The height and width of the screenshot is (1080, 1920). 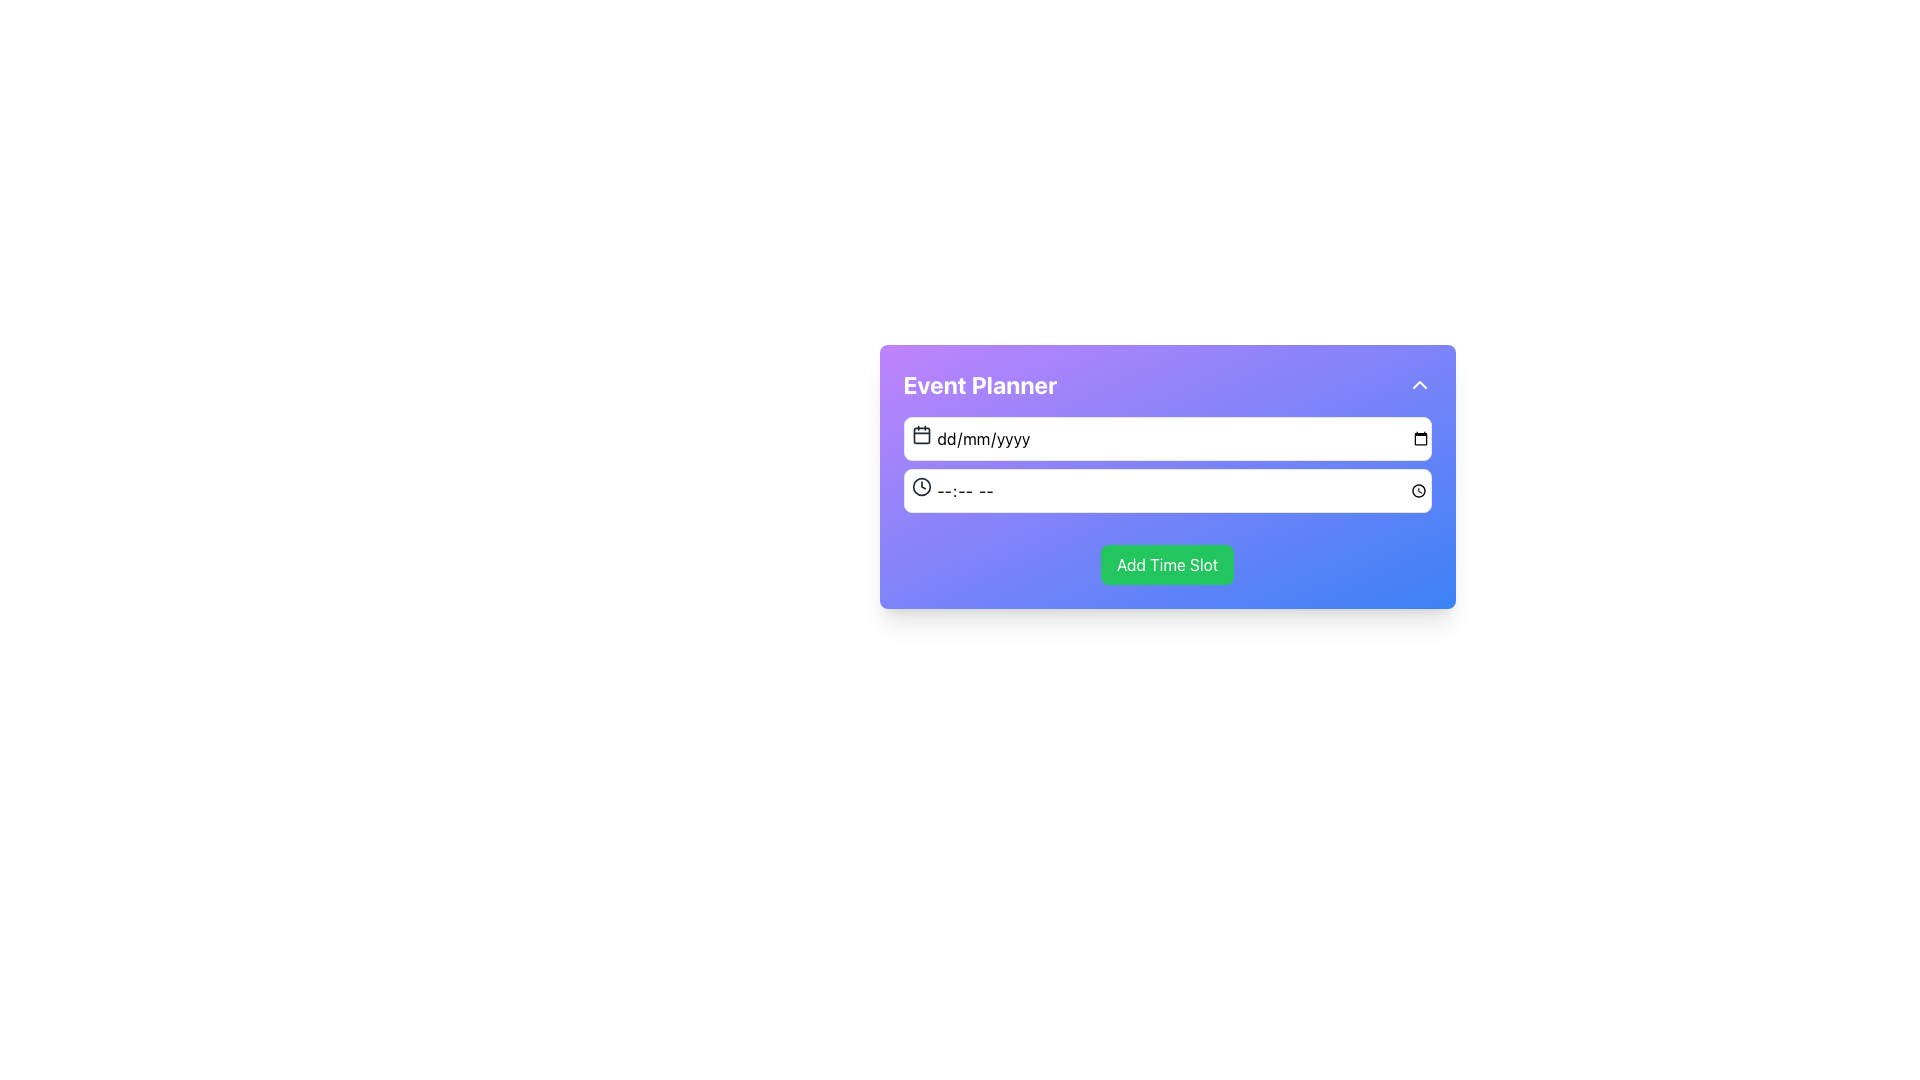 I want to click on the time input field with clock icons on both sides, so click(x=1167, y=490).